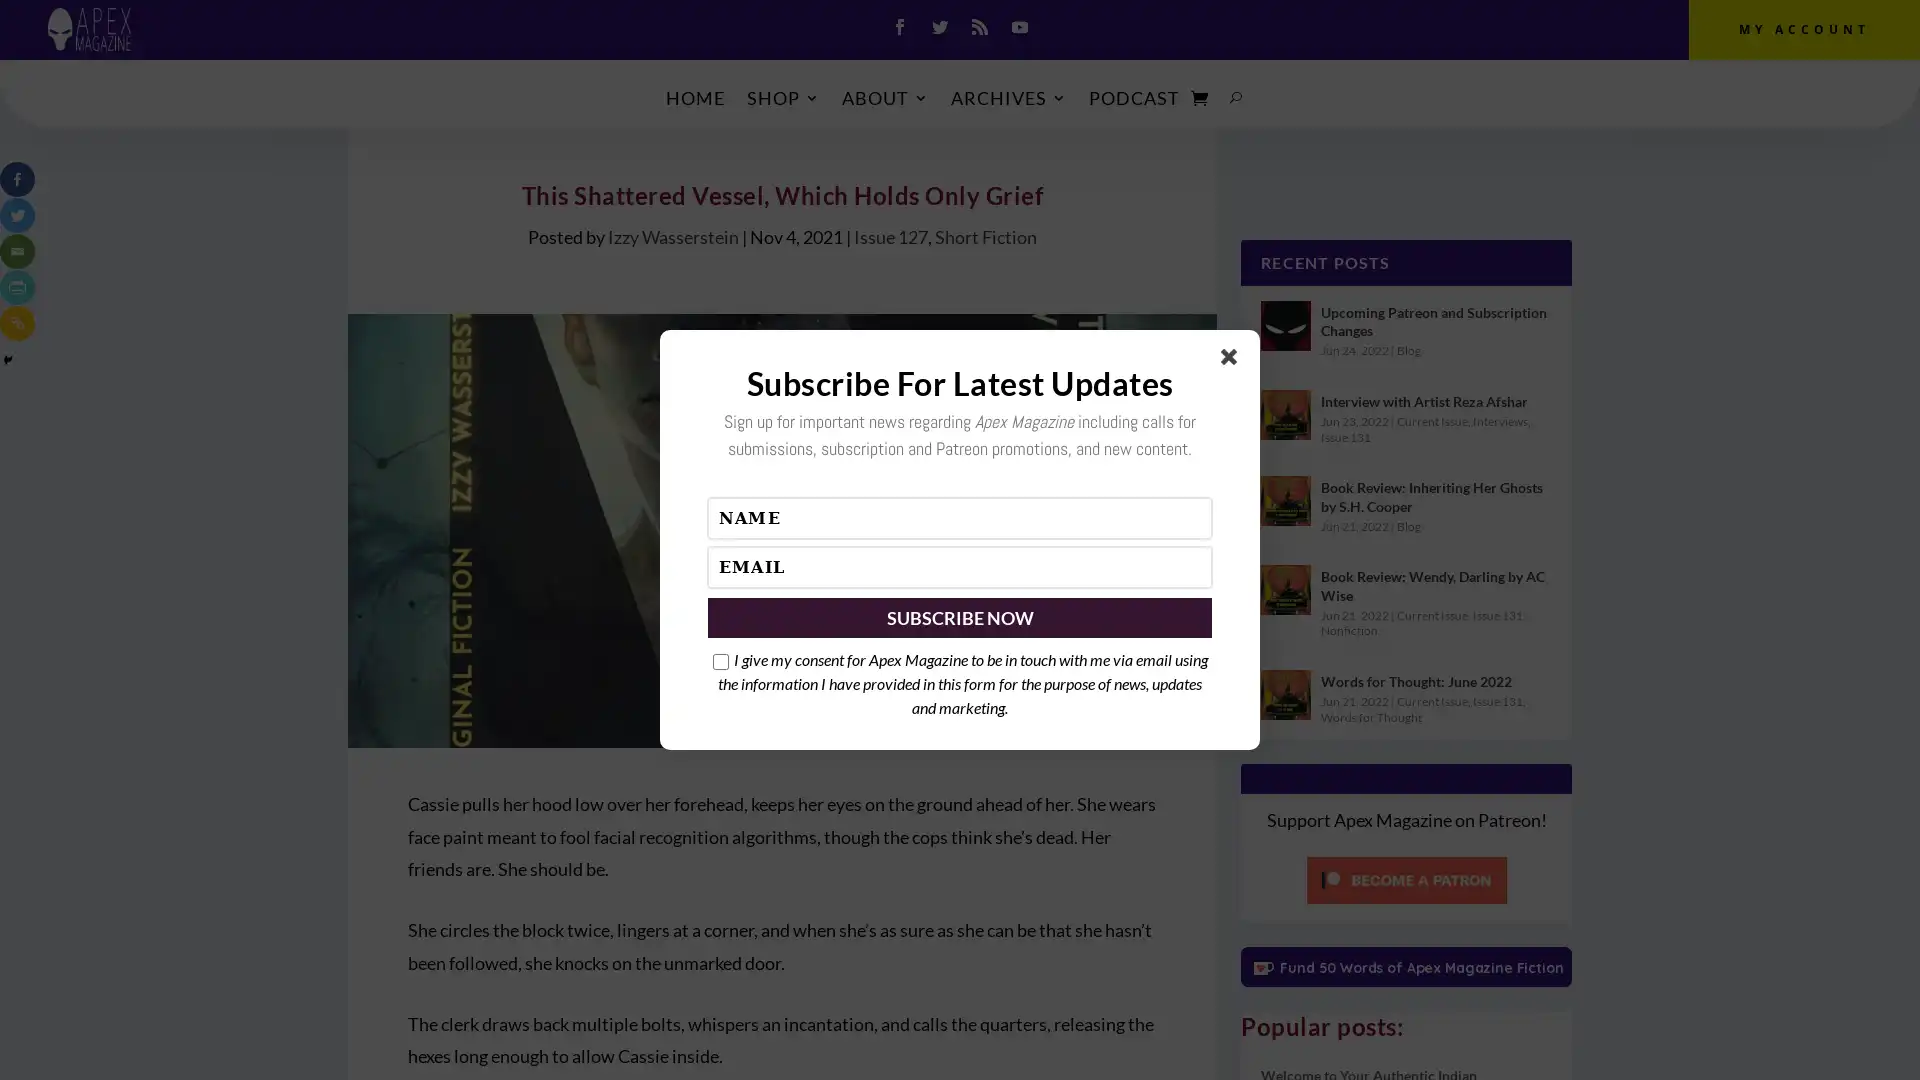 The height and width of the screenshot is (1080, 1920). What do you see at coordinates (960, 616) in the screenshot?
I see `Subscribe Now` at bounding box center [960, 616].